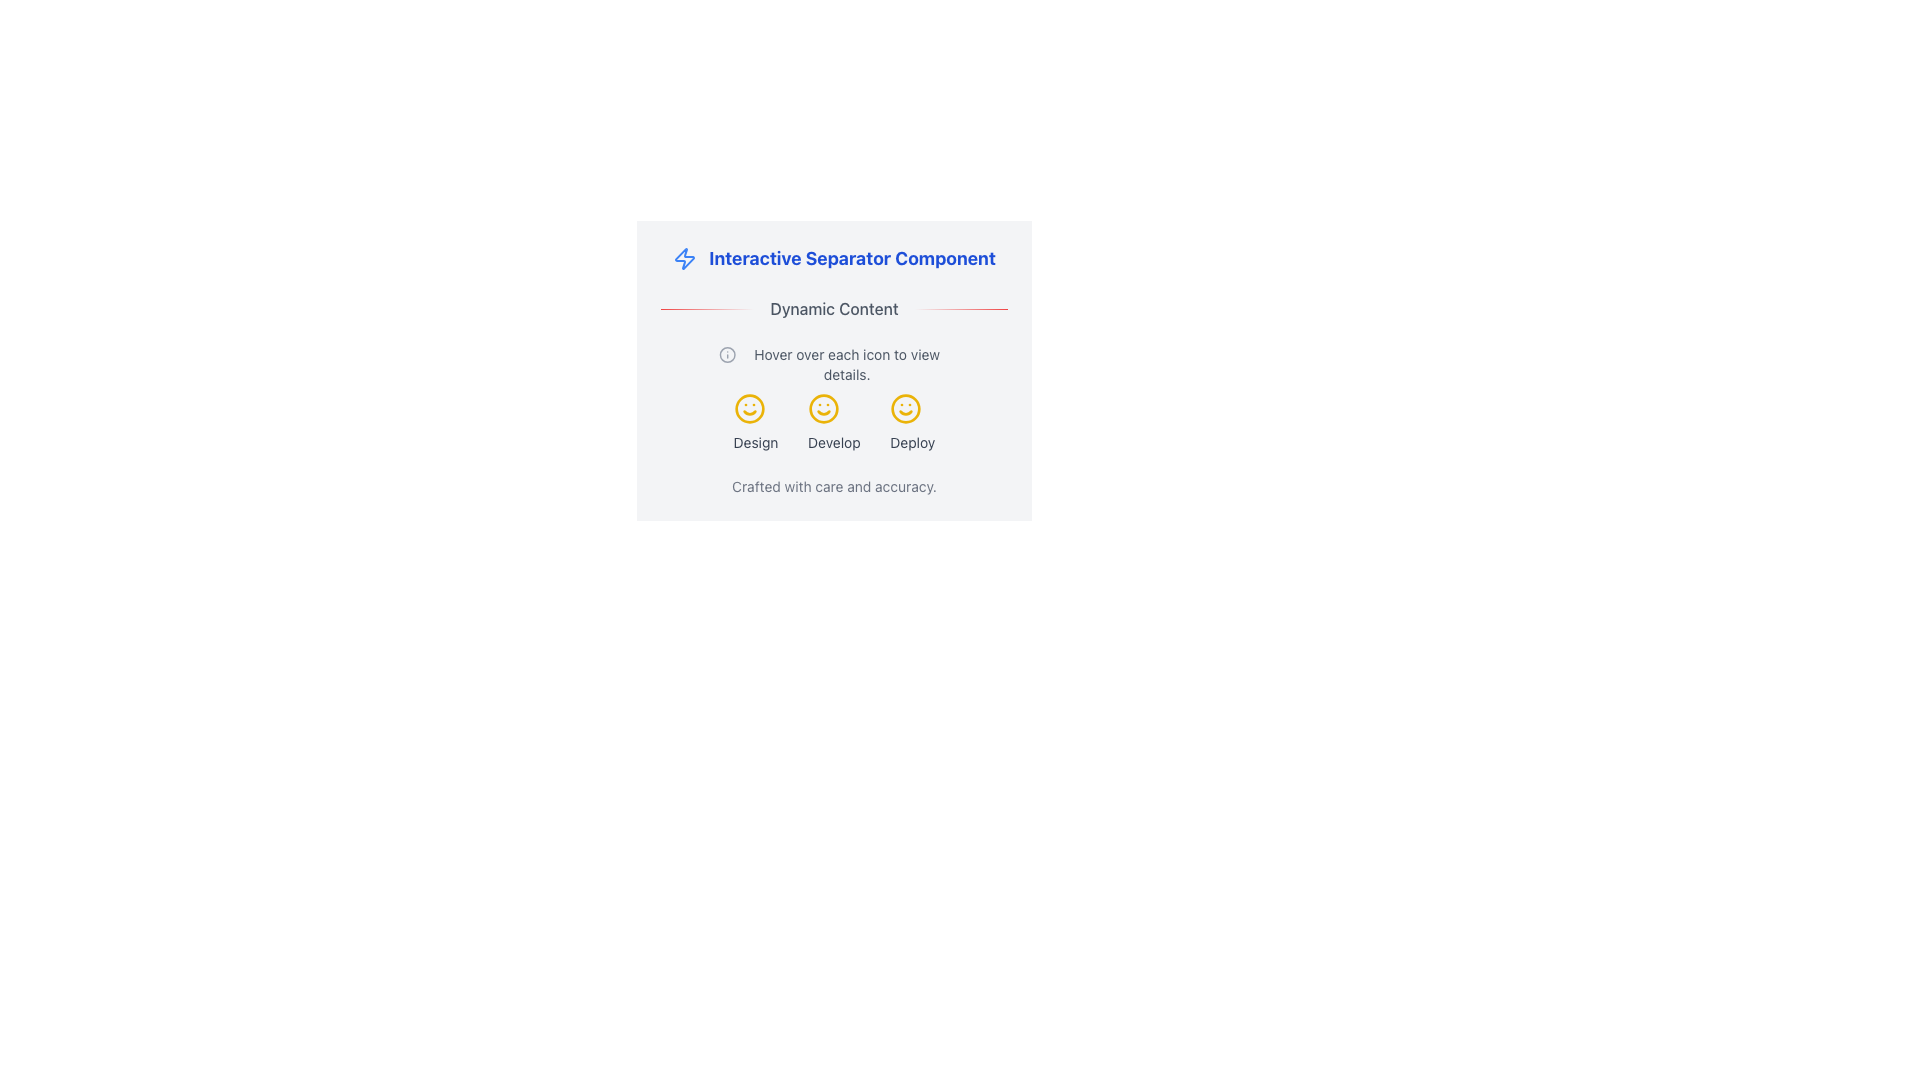 Image resolution: width=1920 pixels, height=1080 pixels. Describe the element at coordinates (726, 353) in the screenshot. I see `the SVG circle with a light gray stroke, located in the top-left part of the interface, part of an icon that precedes the text 'Hover over each icon` at that location.